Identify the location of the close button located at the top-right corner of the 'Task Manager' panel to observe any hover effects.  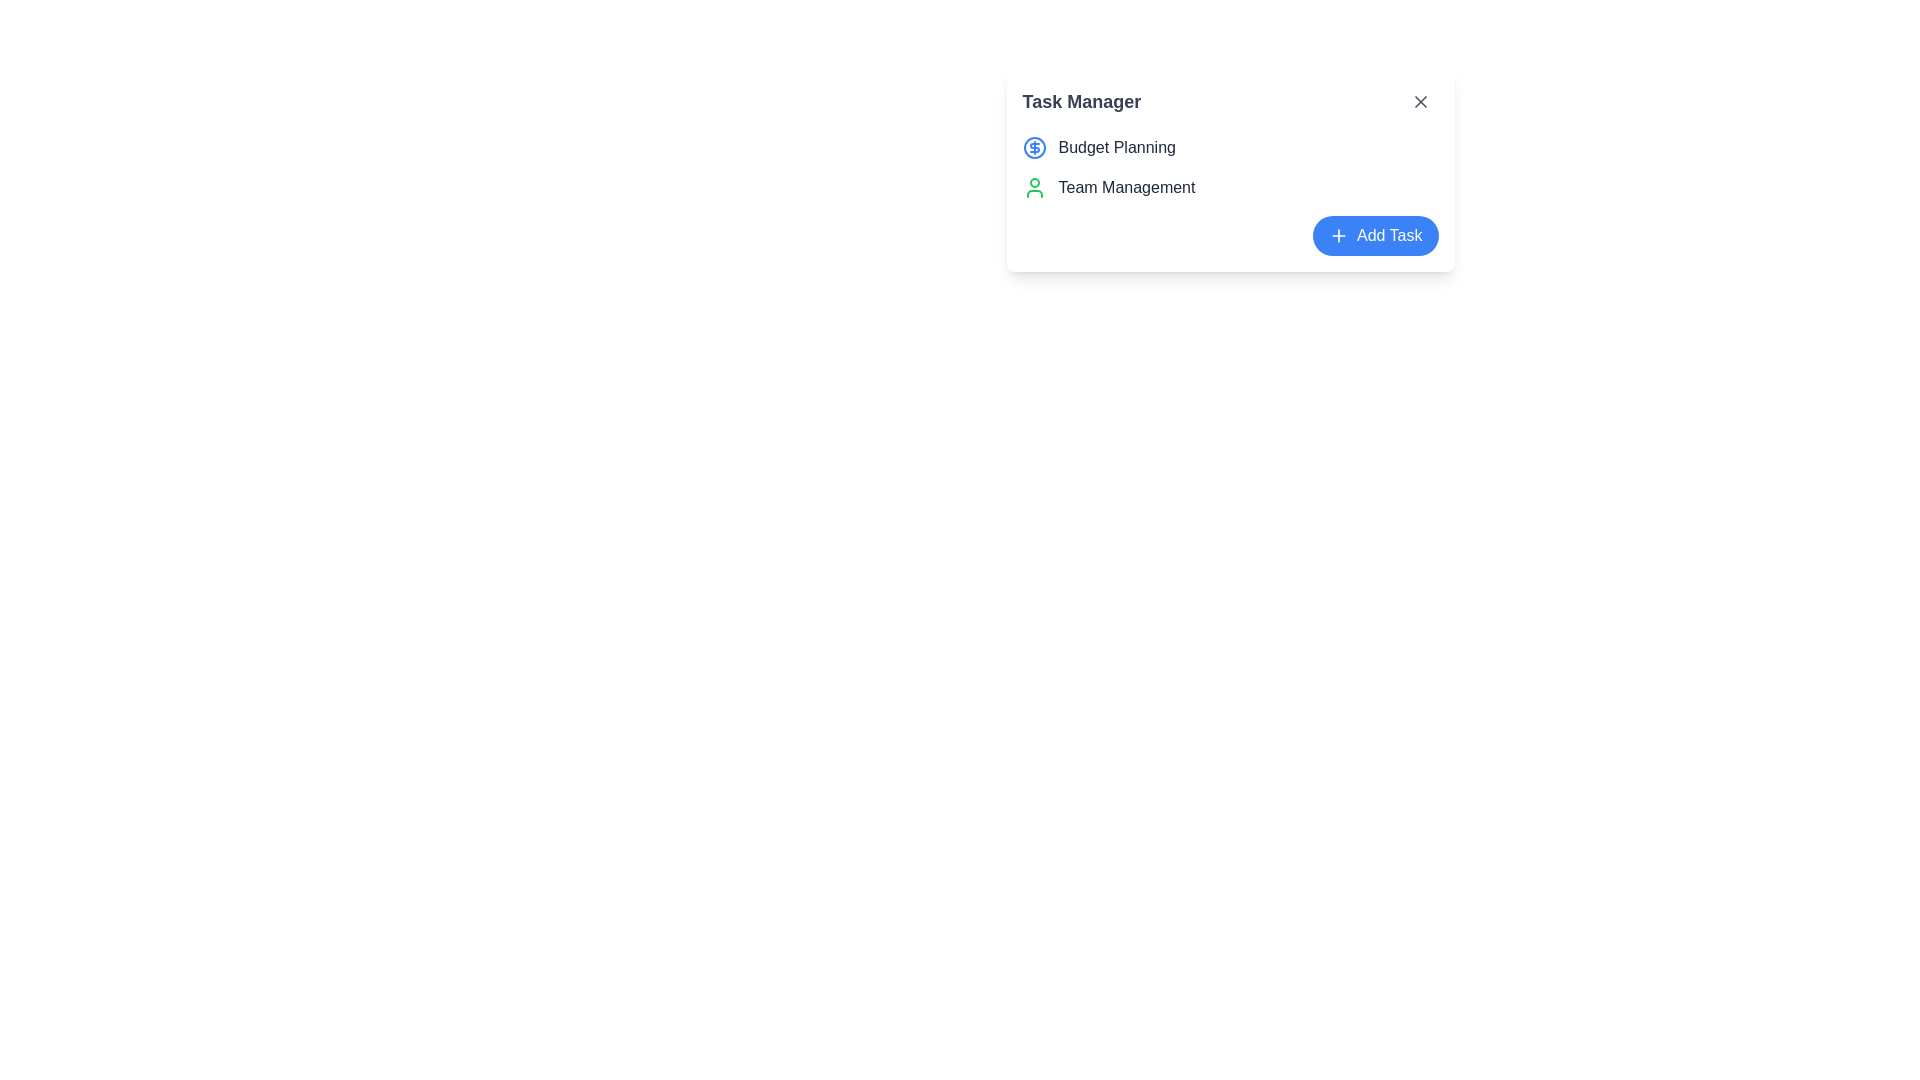
(1419, 101).